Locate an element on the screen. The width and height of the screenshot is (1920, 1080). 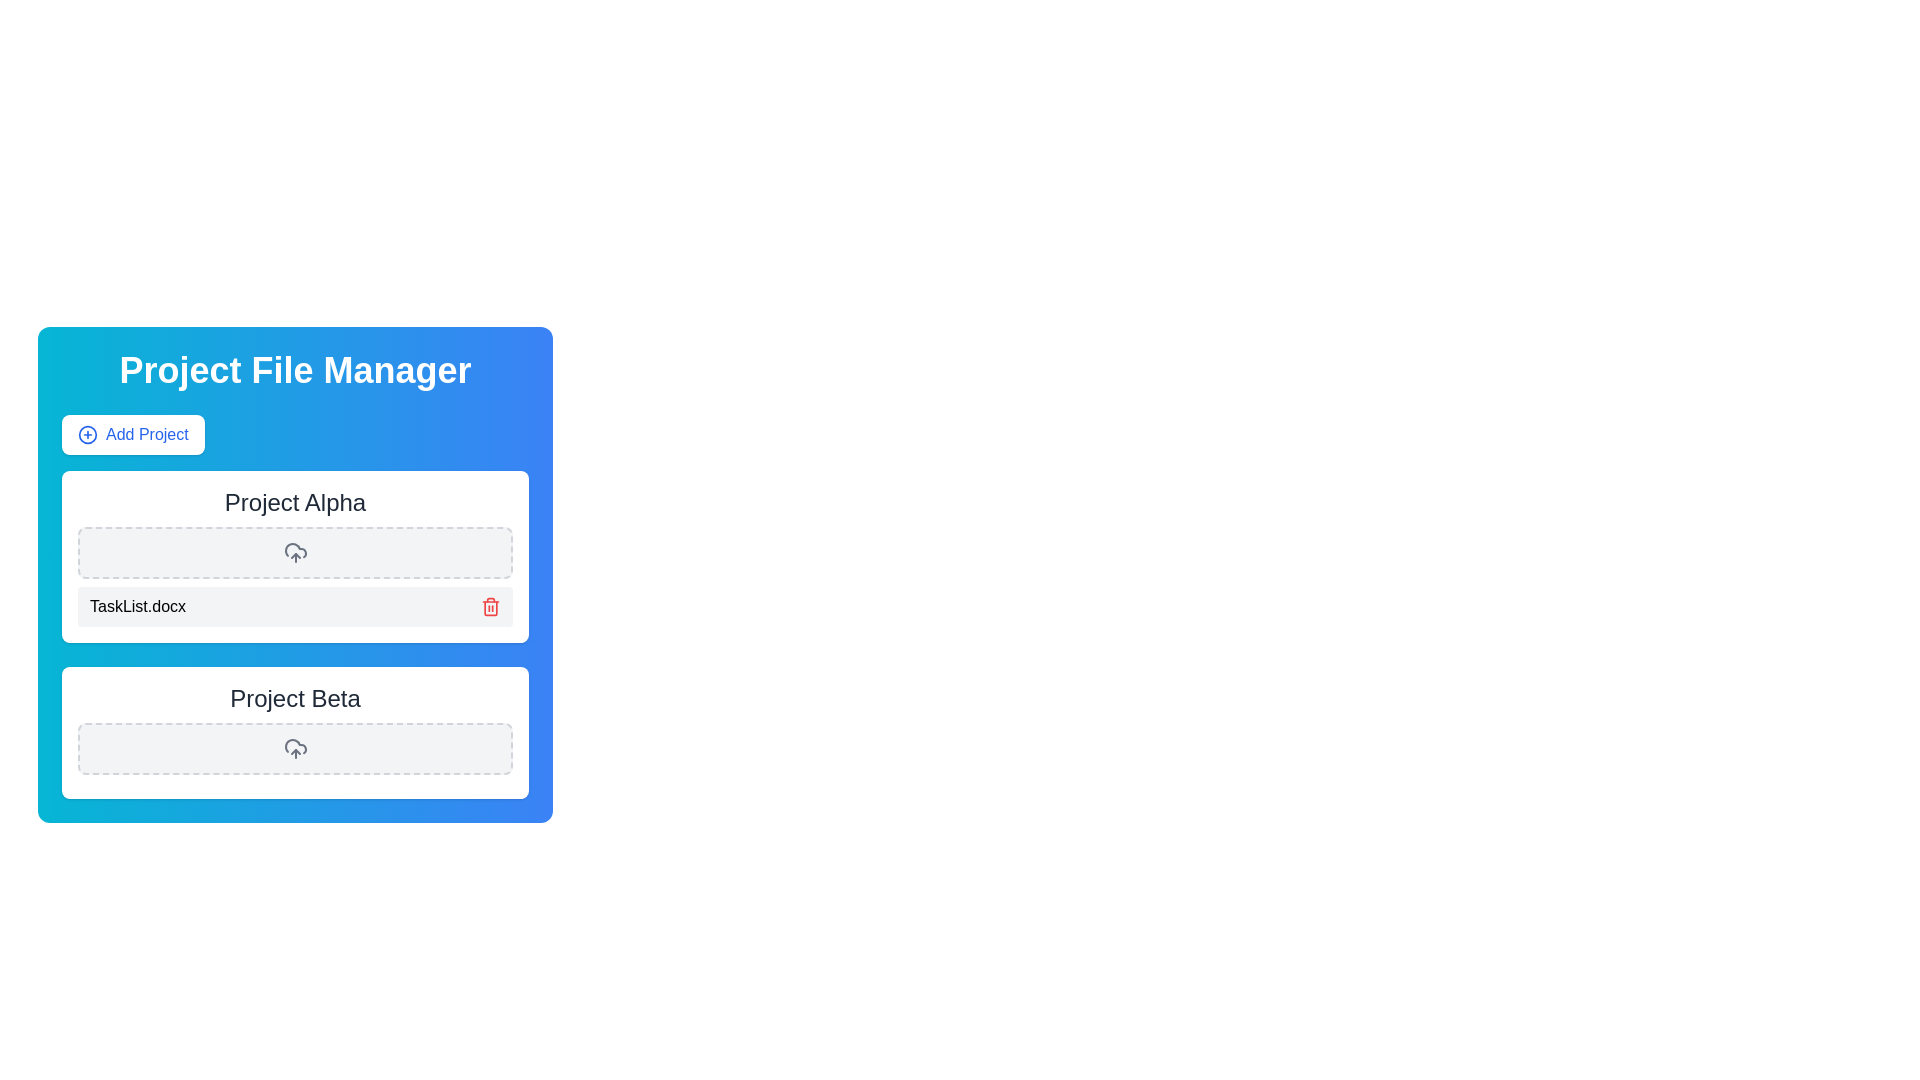
the 'Add Project' button is located at coordinates (132, 434).